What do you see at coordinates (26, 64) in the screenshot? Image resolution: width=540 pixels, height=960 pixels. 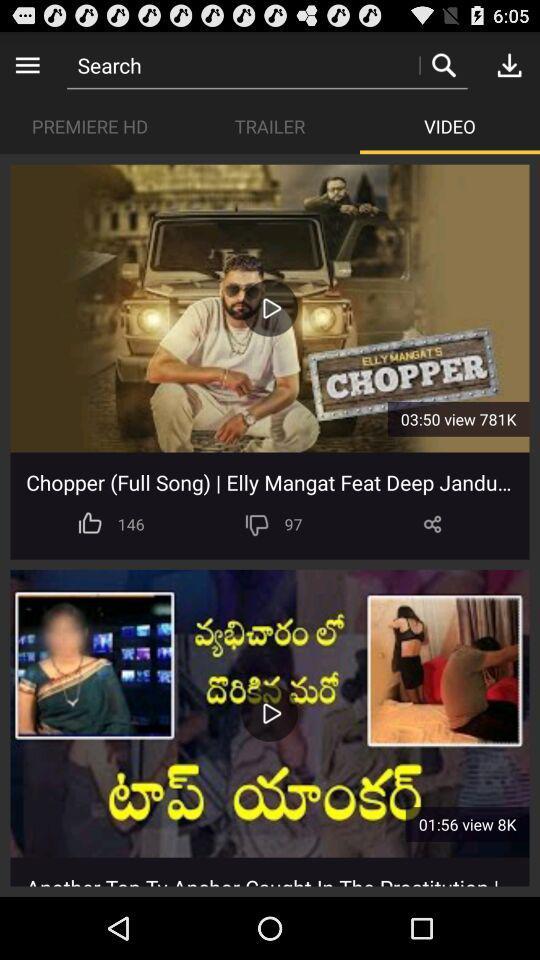 I see `the icon above premiere hd` at bounding box center [26, 64].